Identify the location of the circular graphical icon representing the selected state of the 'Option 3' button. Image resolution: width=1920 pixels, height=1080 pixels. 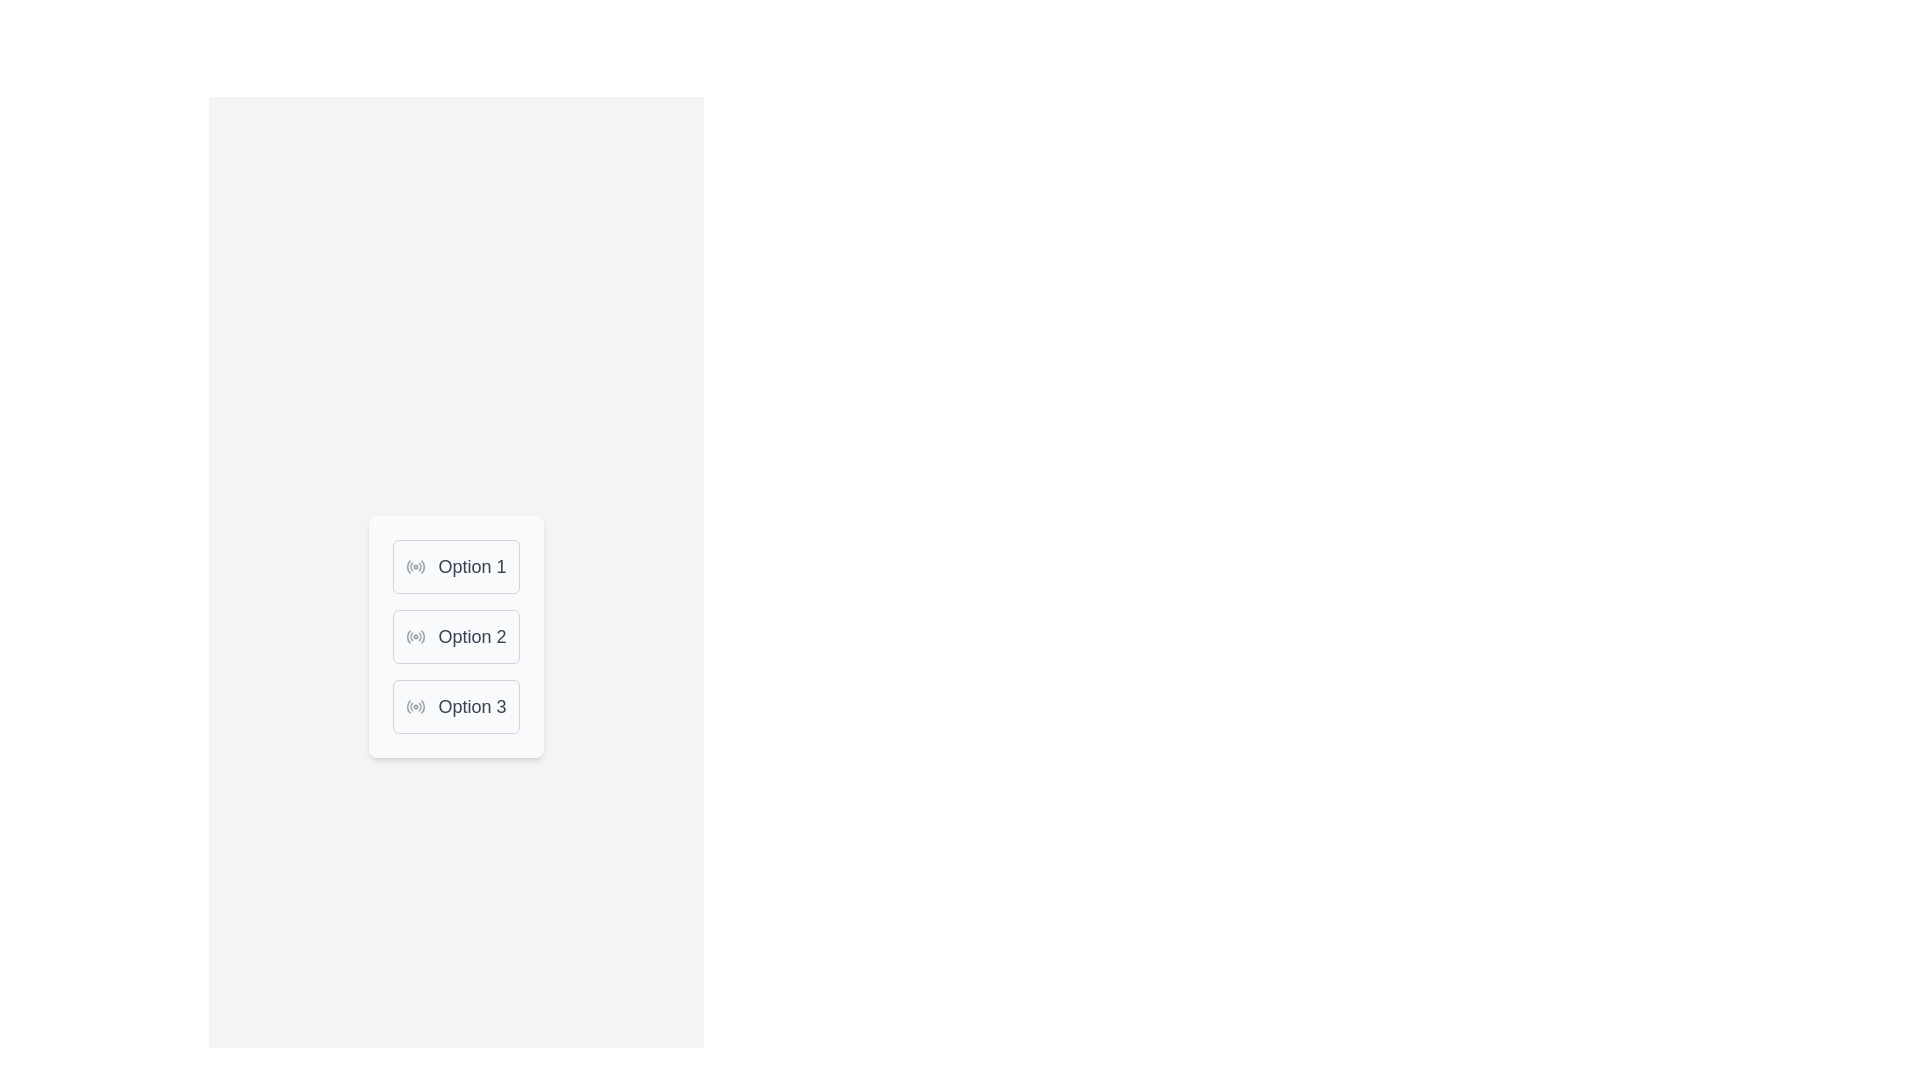
(408, 705).